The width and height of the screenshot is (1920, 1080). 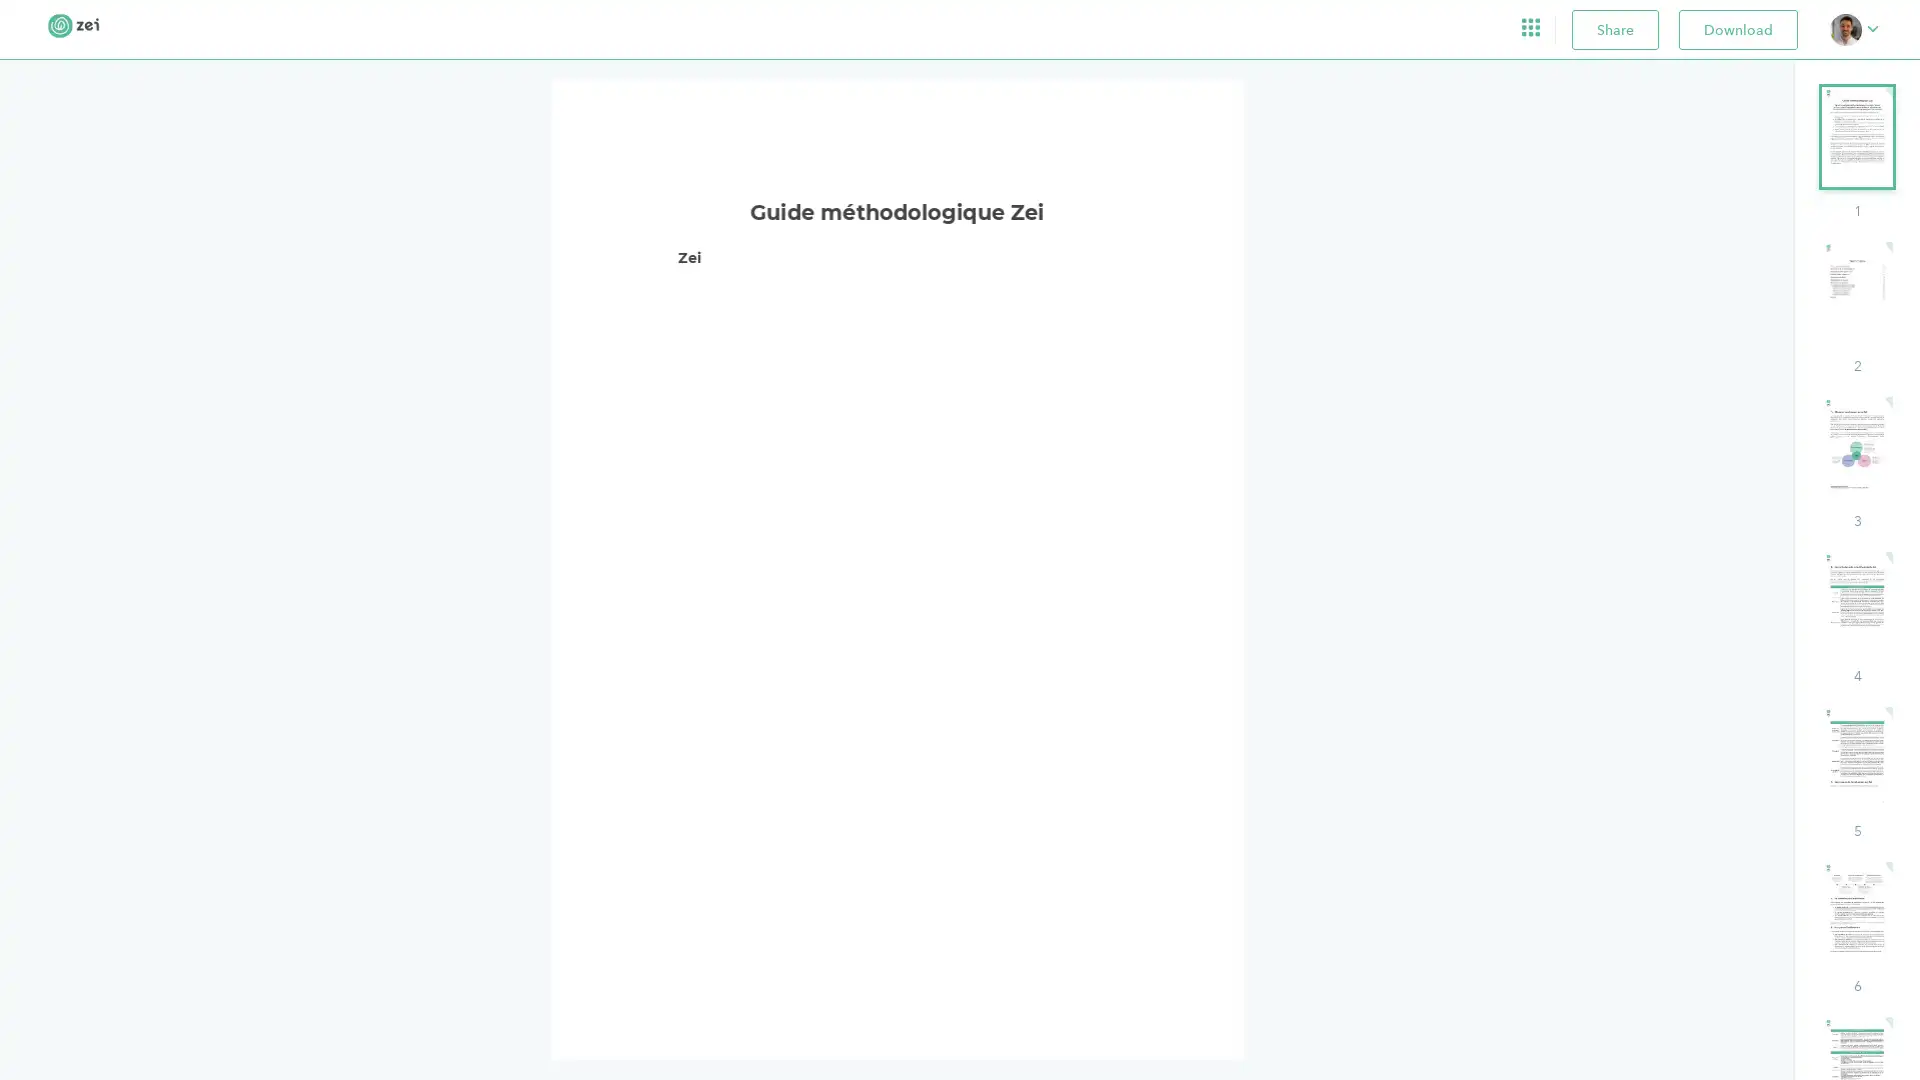 I want to click on Page 1, so click(x=1856, y=152).